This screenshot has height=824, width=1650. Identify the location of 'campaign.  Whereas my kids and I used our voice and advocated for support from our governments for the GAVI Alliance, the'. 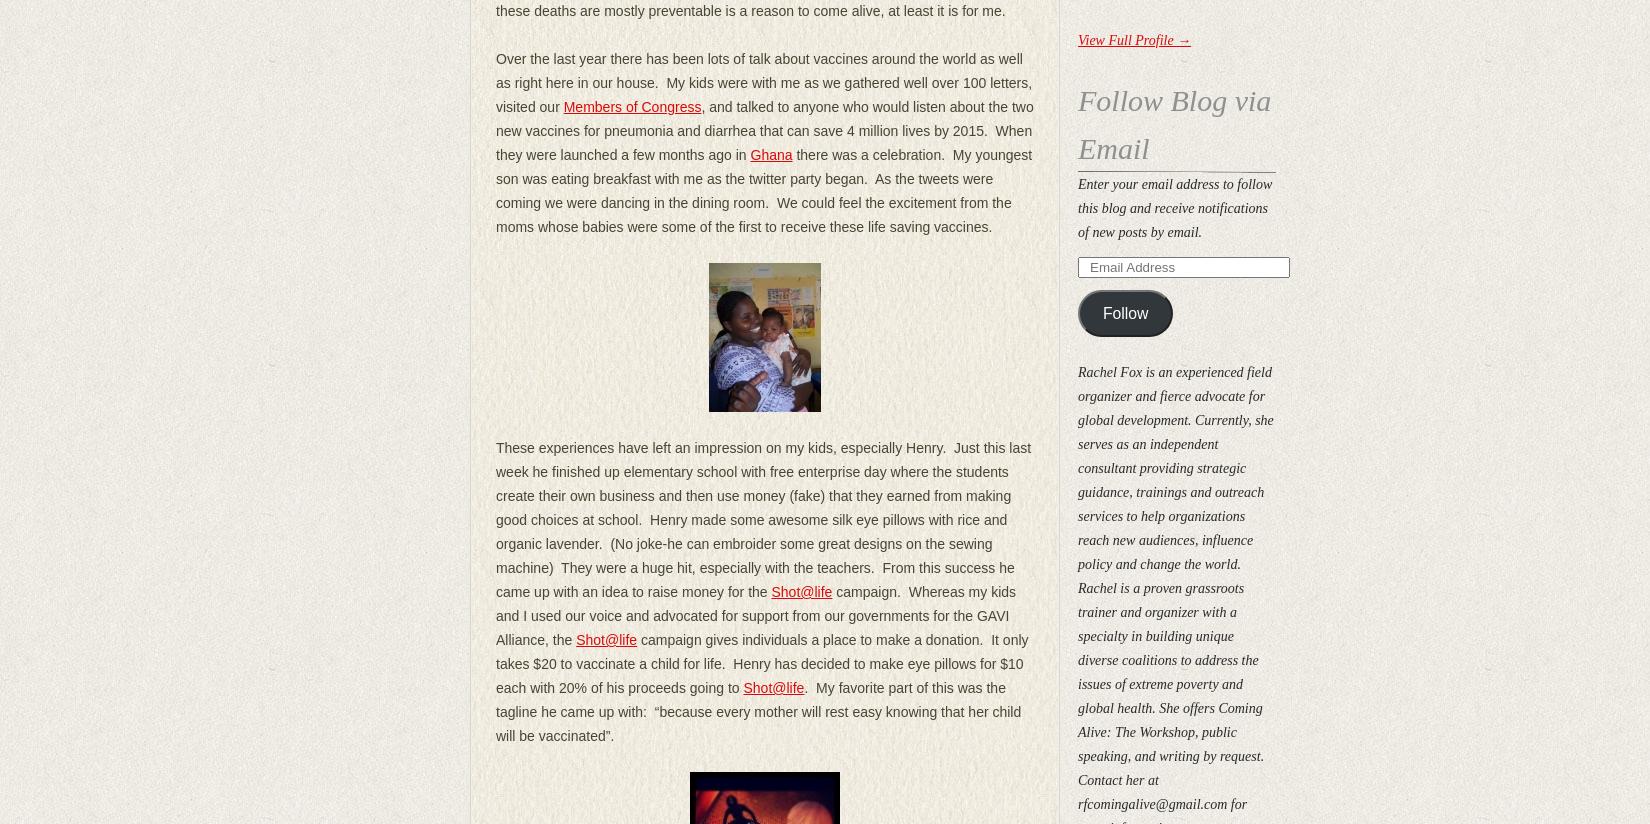
(755, 616).